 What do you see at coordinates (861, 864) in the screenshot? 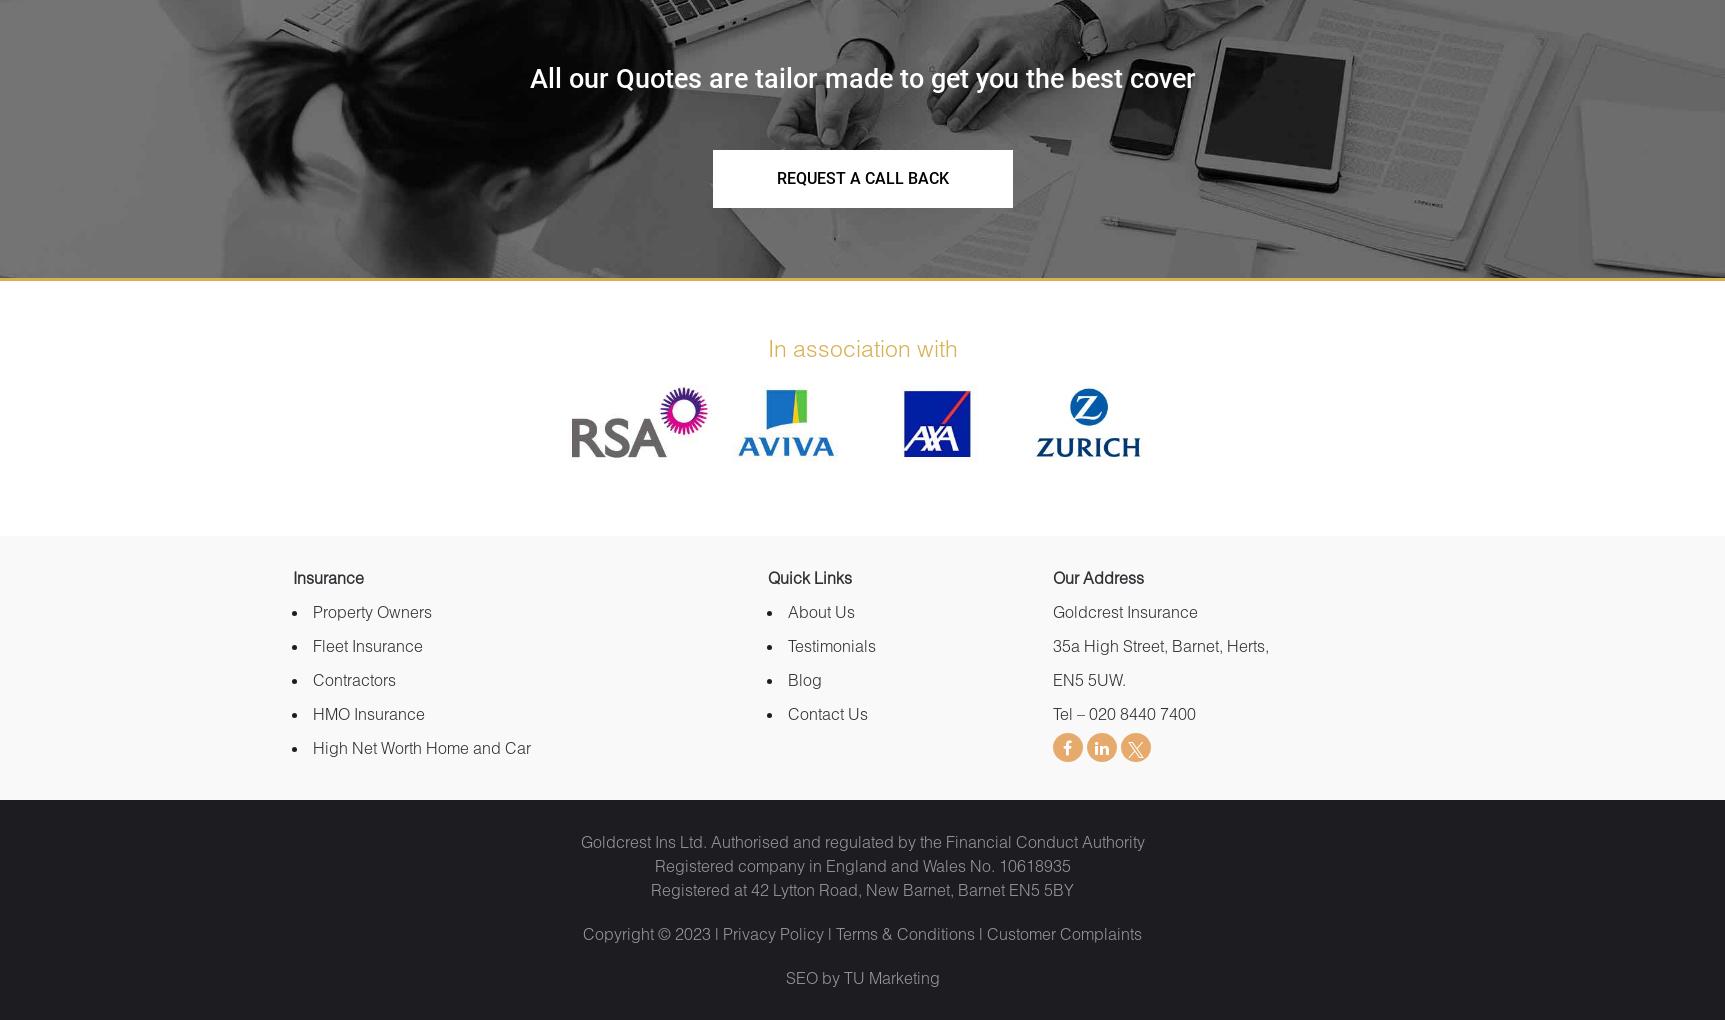
I see `'Registered company in England and Wales No. 10618935'` at bounding box center [861, 864].